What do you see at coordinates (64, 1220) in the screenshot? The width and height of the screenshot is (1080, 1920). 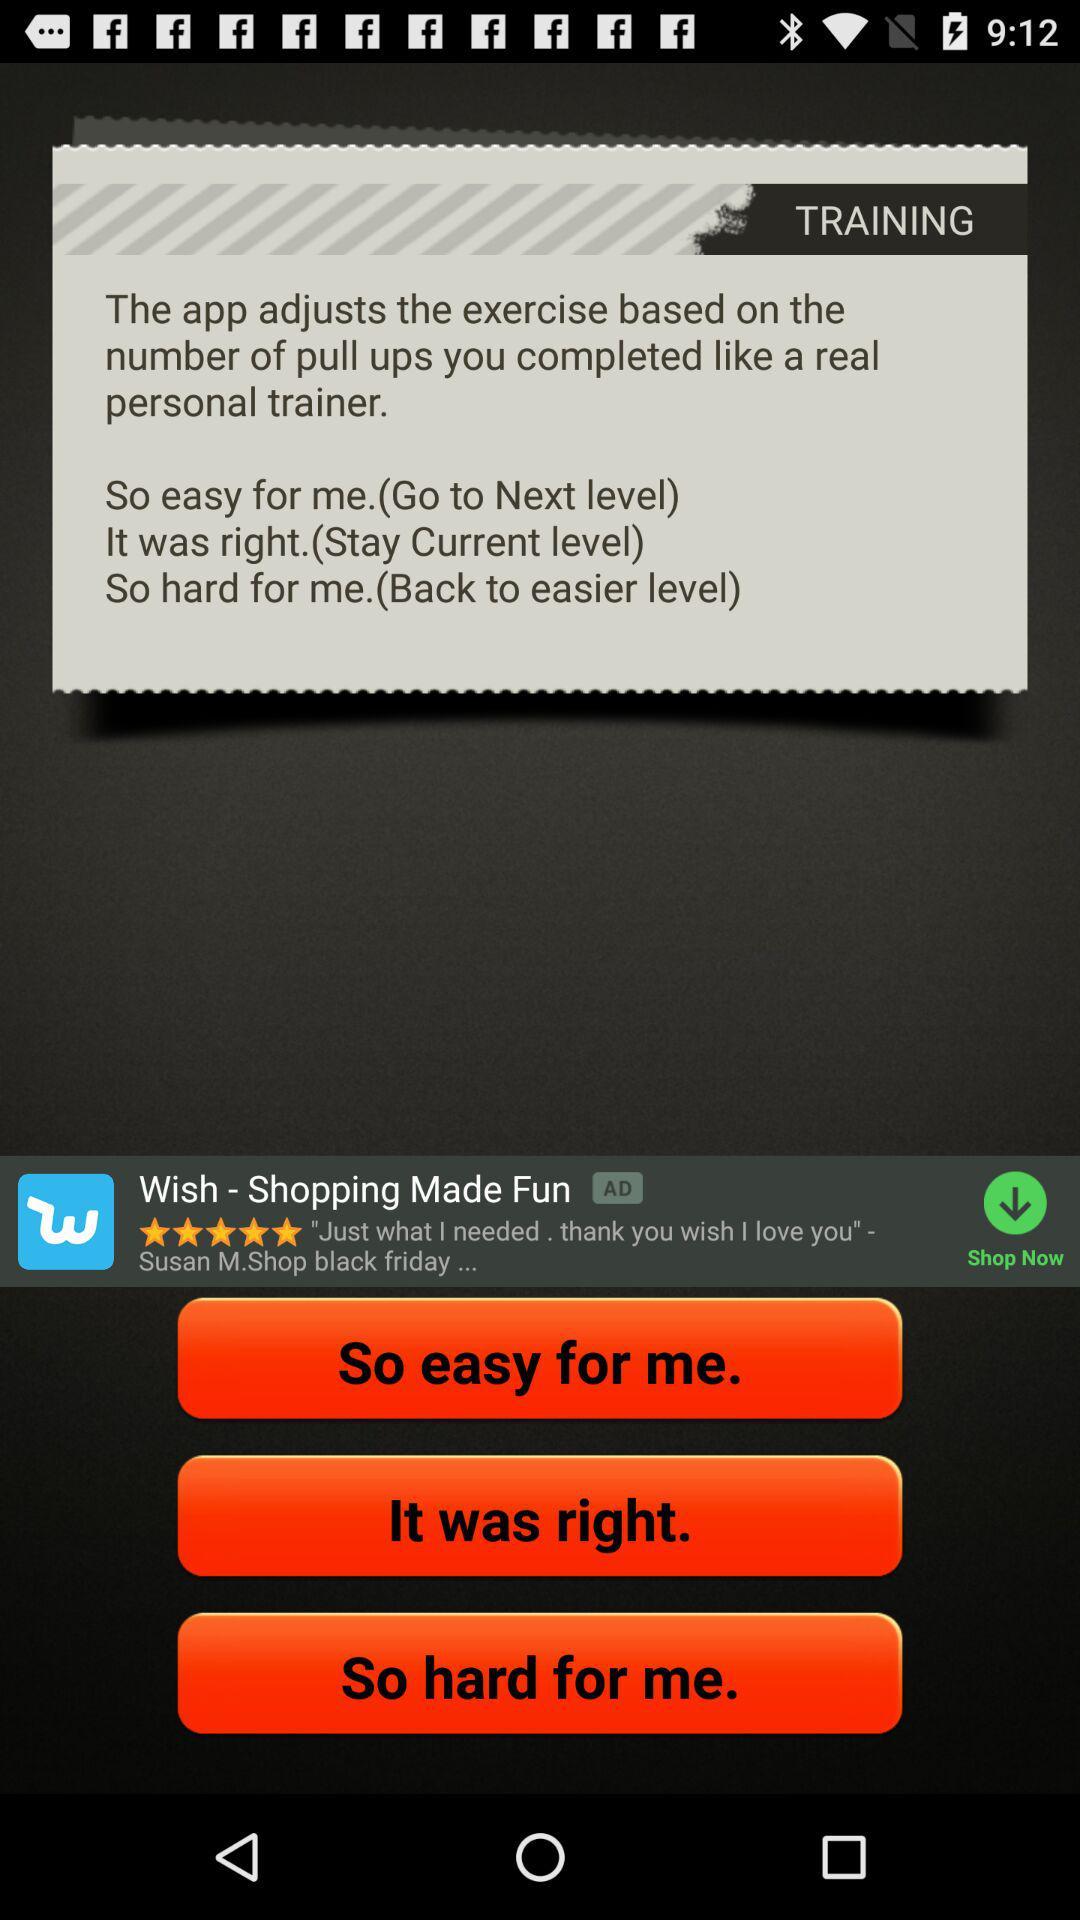 I see `icon next to the wish shopping made app` at bounding box center [64, 1220].